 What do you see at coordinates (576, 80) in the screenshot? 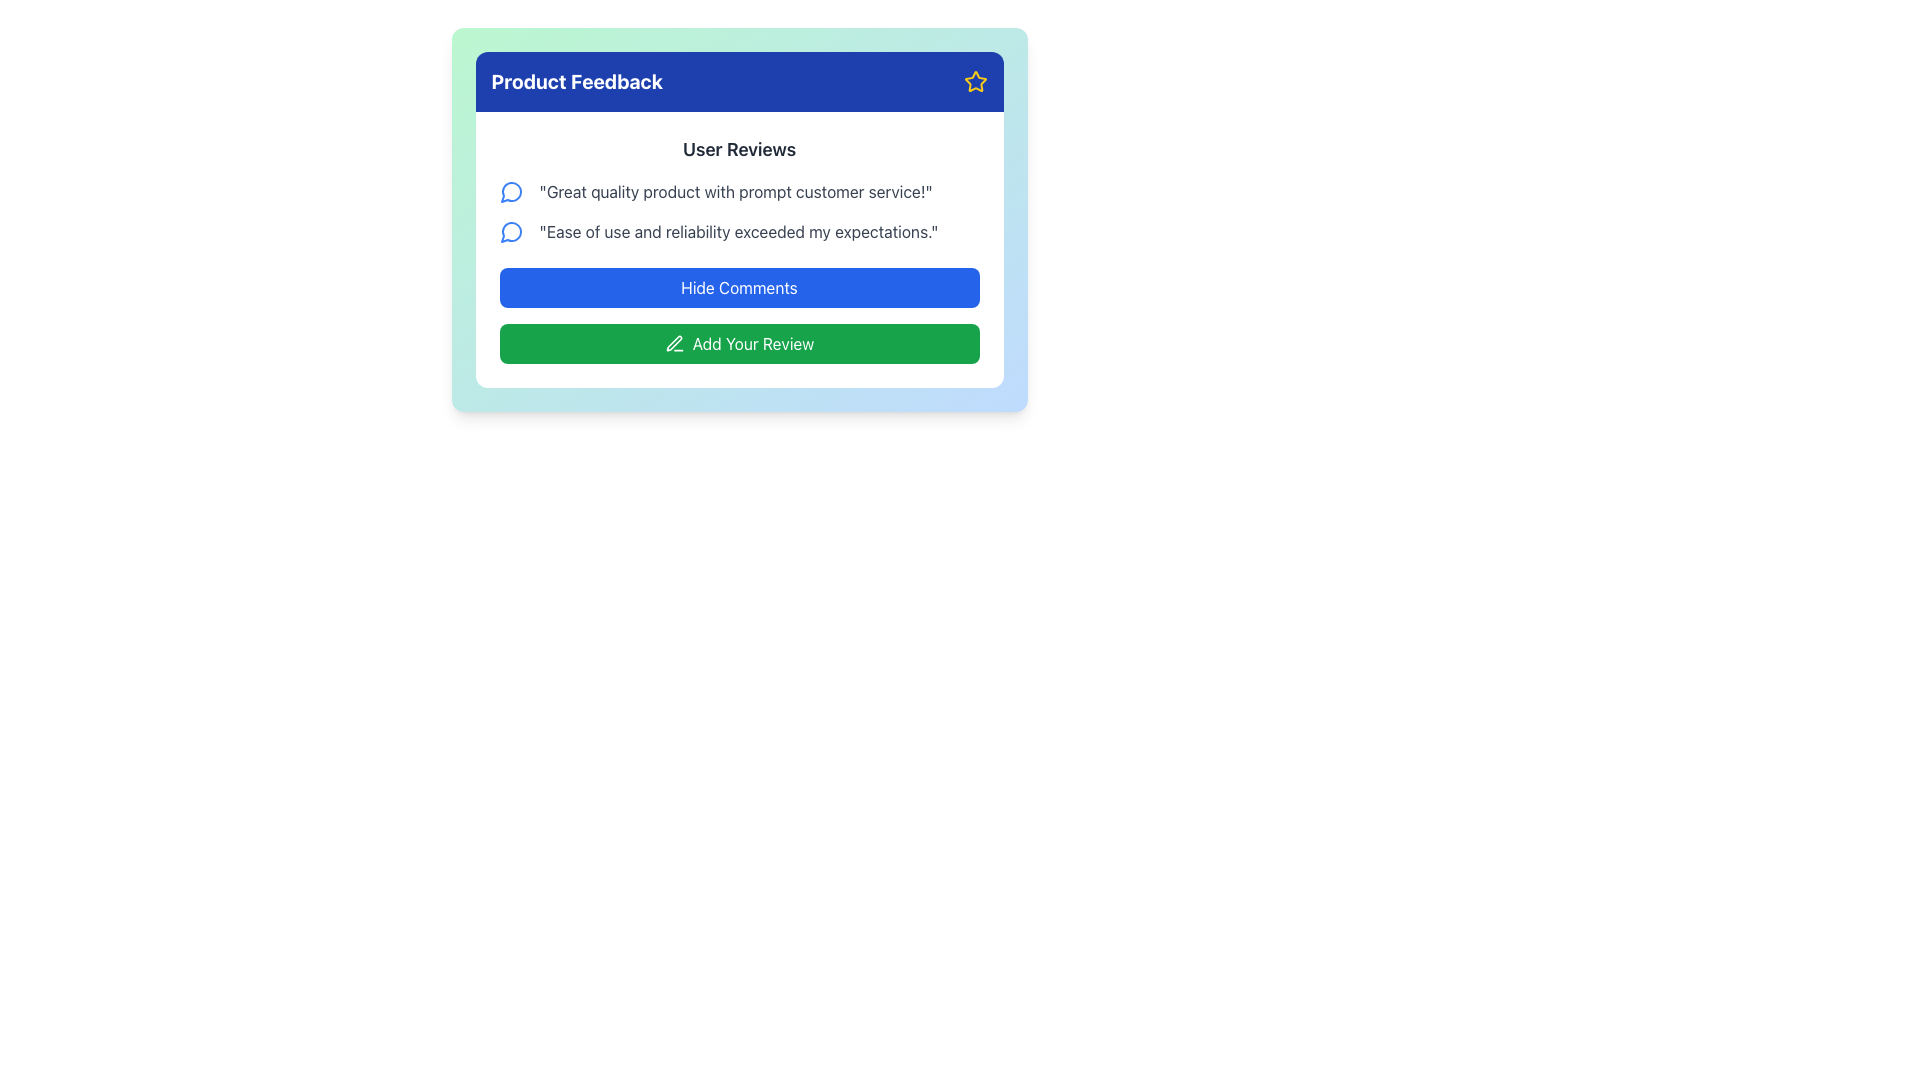
I see `the header label indicating 'Product Feedback', which is positioned at the top-left corner inside a blue rectangular bar` at bounding box center [576, 80].